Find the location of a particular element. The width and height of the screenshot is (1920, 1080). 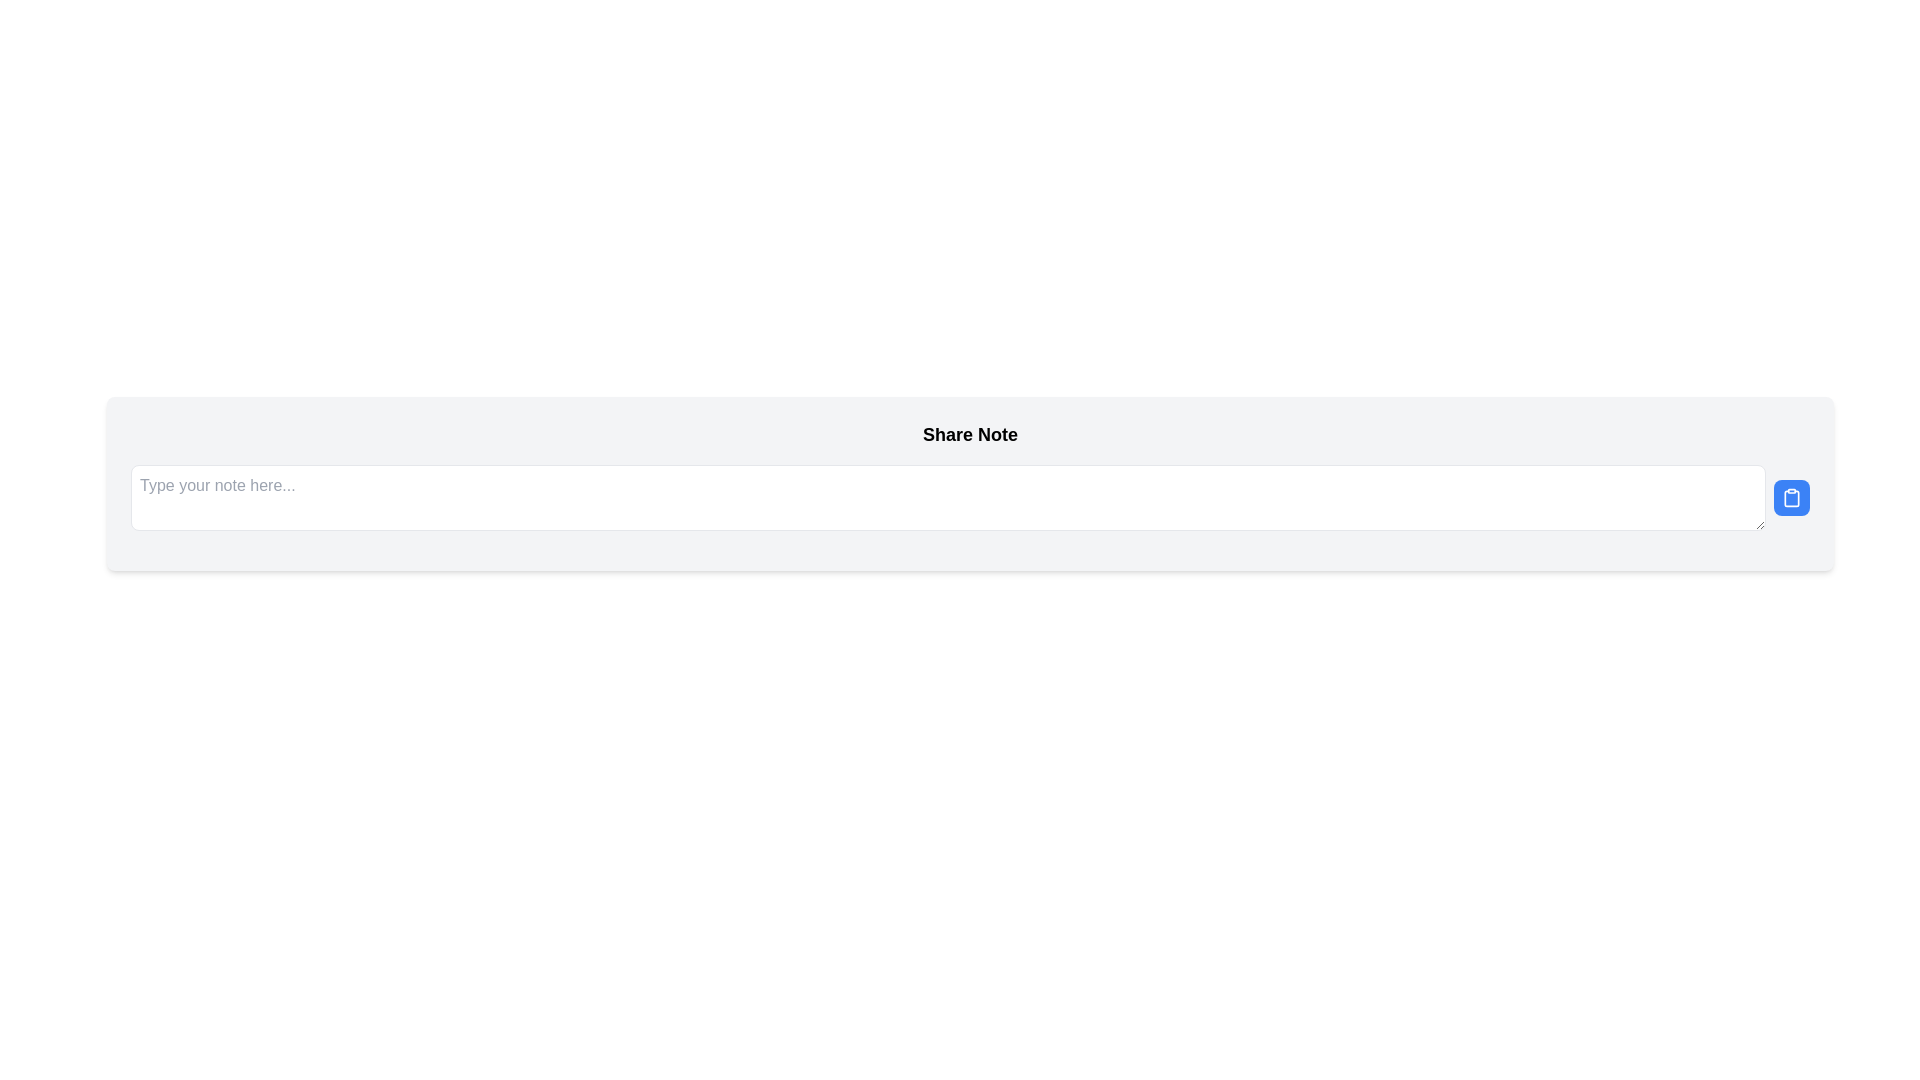

the blue square button with a white clipboard icon located to the far right of the text input box labeled 'Type your note here...' is located at coordinates (1791, 496).